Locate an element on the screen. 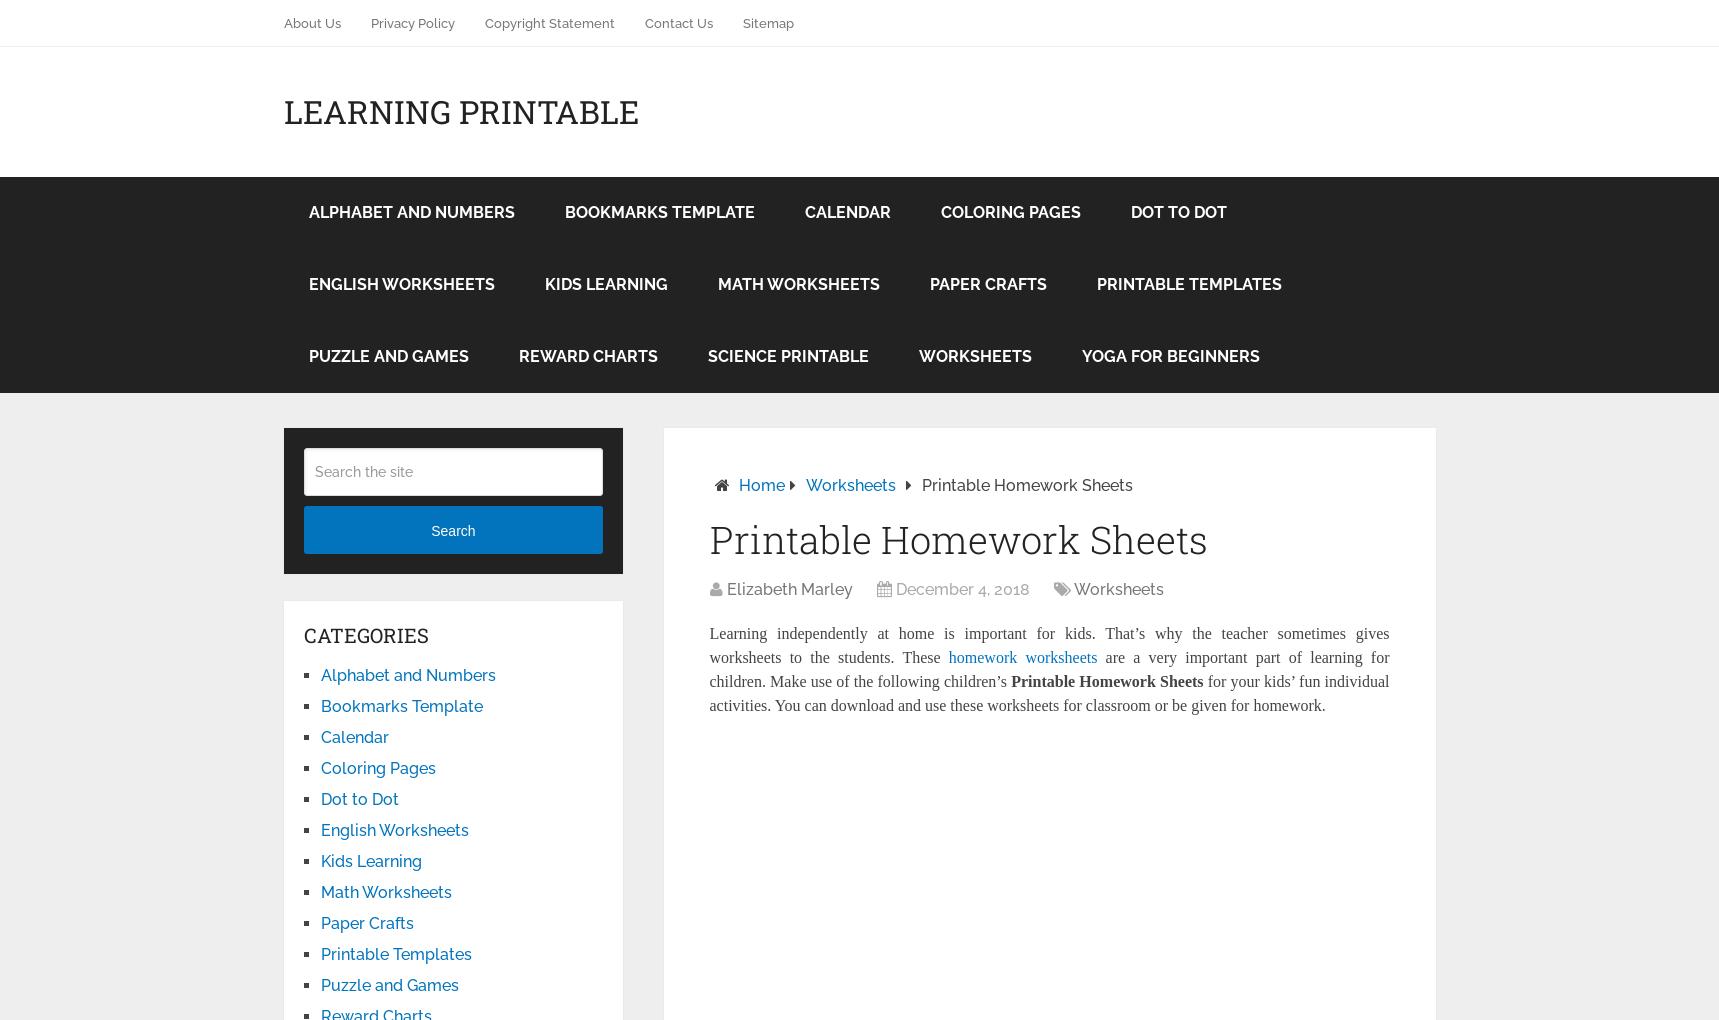  'for your kids’ fun individual activities. You can download and use these worksheets for classroom or be given for homework.' is located at coordinates (1048, 692).